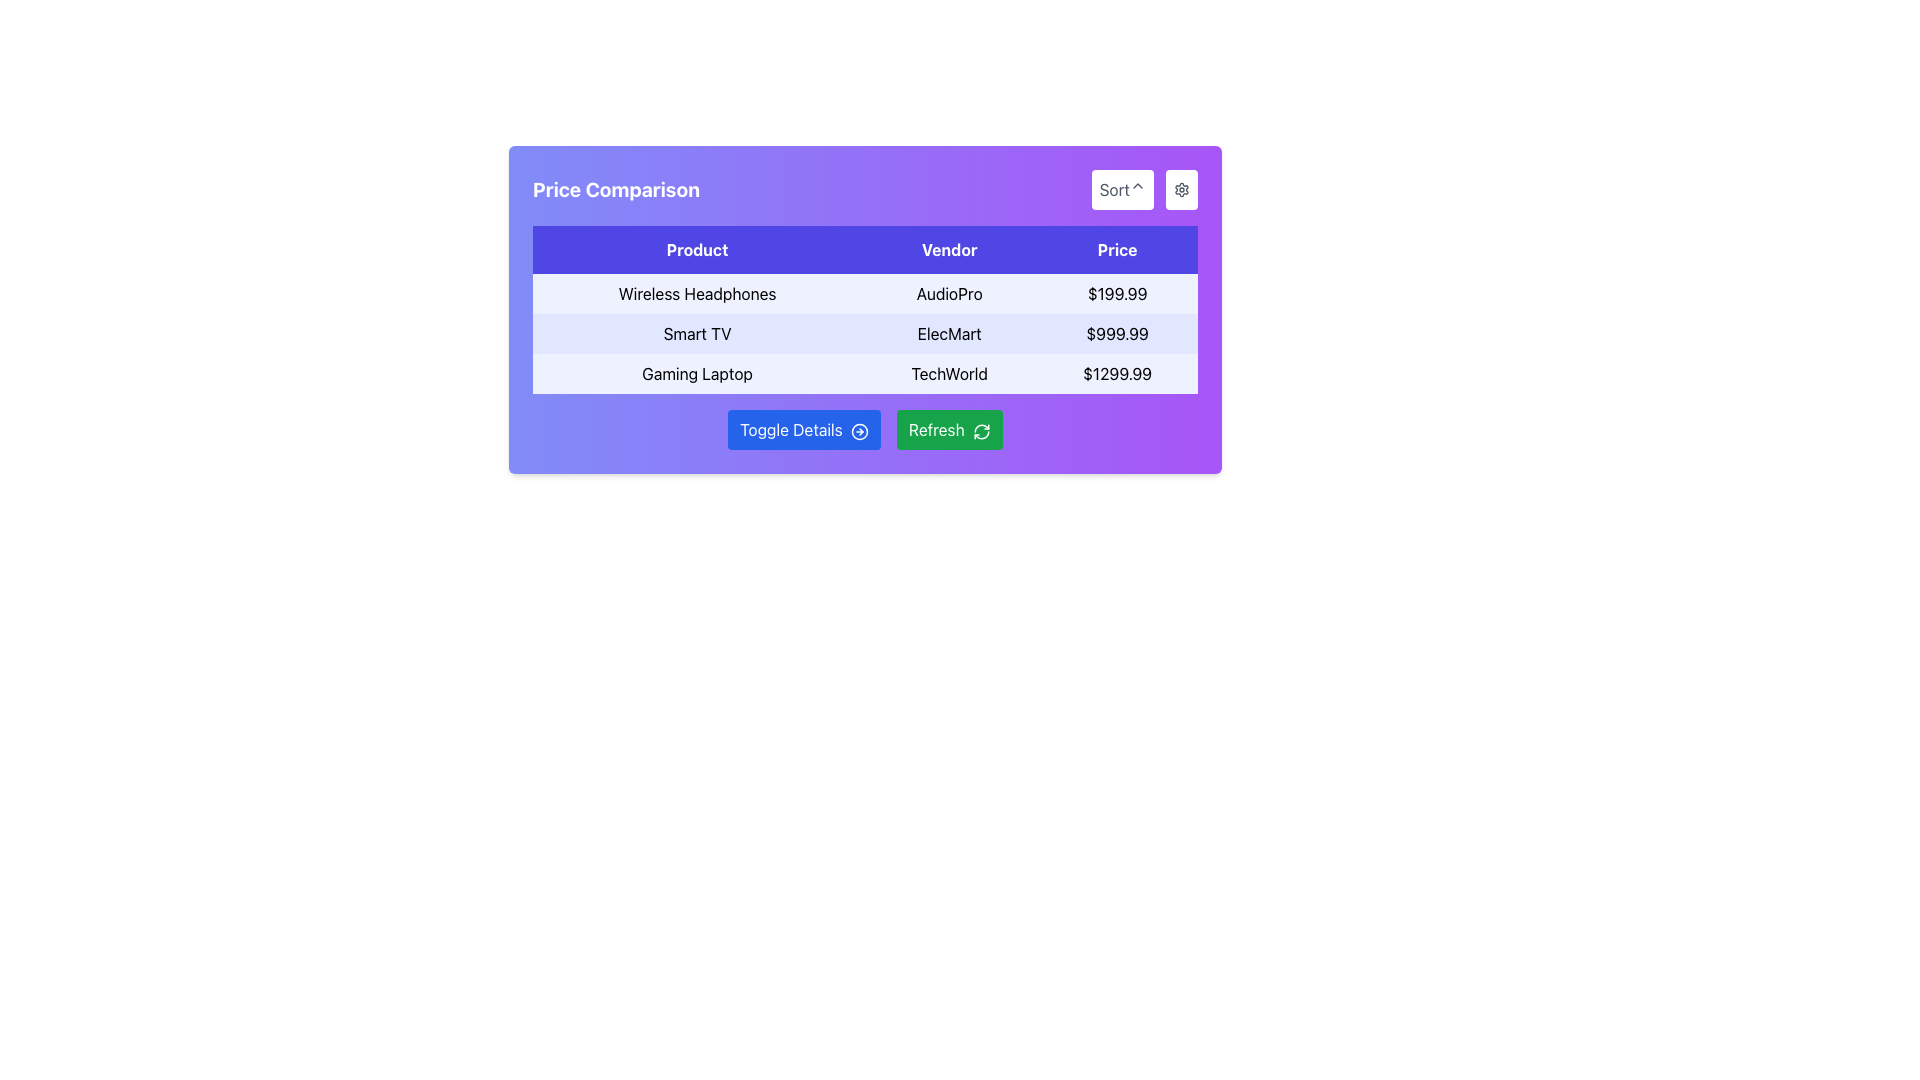  What do you see at coordinates (1116, 293) in the screenshot?
I see `the text label displaying the price '$199.99' in bold style, located in the 'Price' column of the first row in the table, next to 'Wireless Headphones' and 'AudioPro'` at bounding box center [1116, 293].